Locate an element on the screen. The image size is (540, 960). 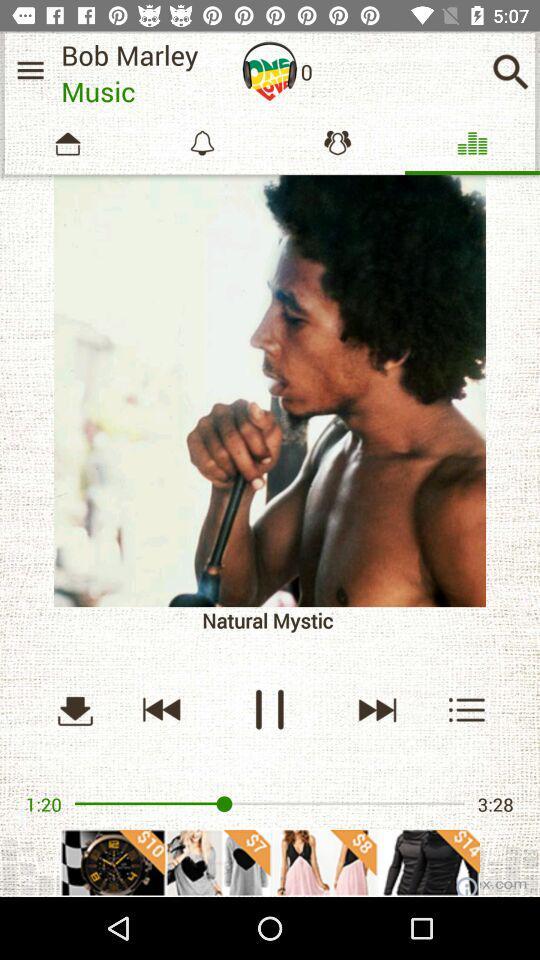
the search icon is located at coordinates (510, 71).